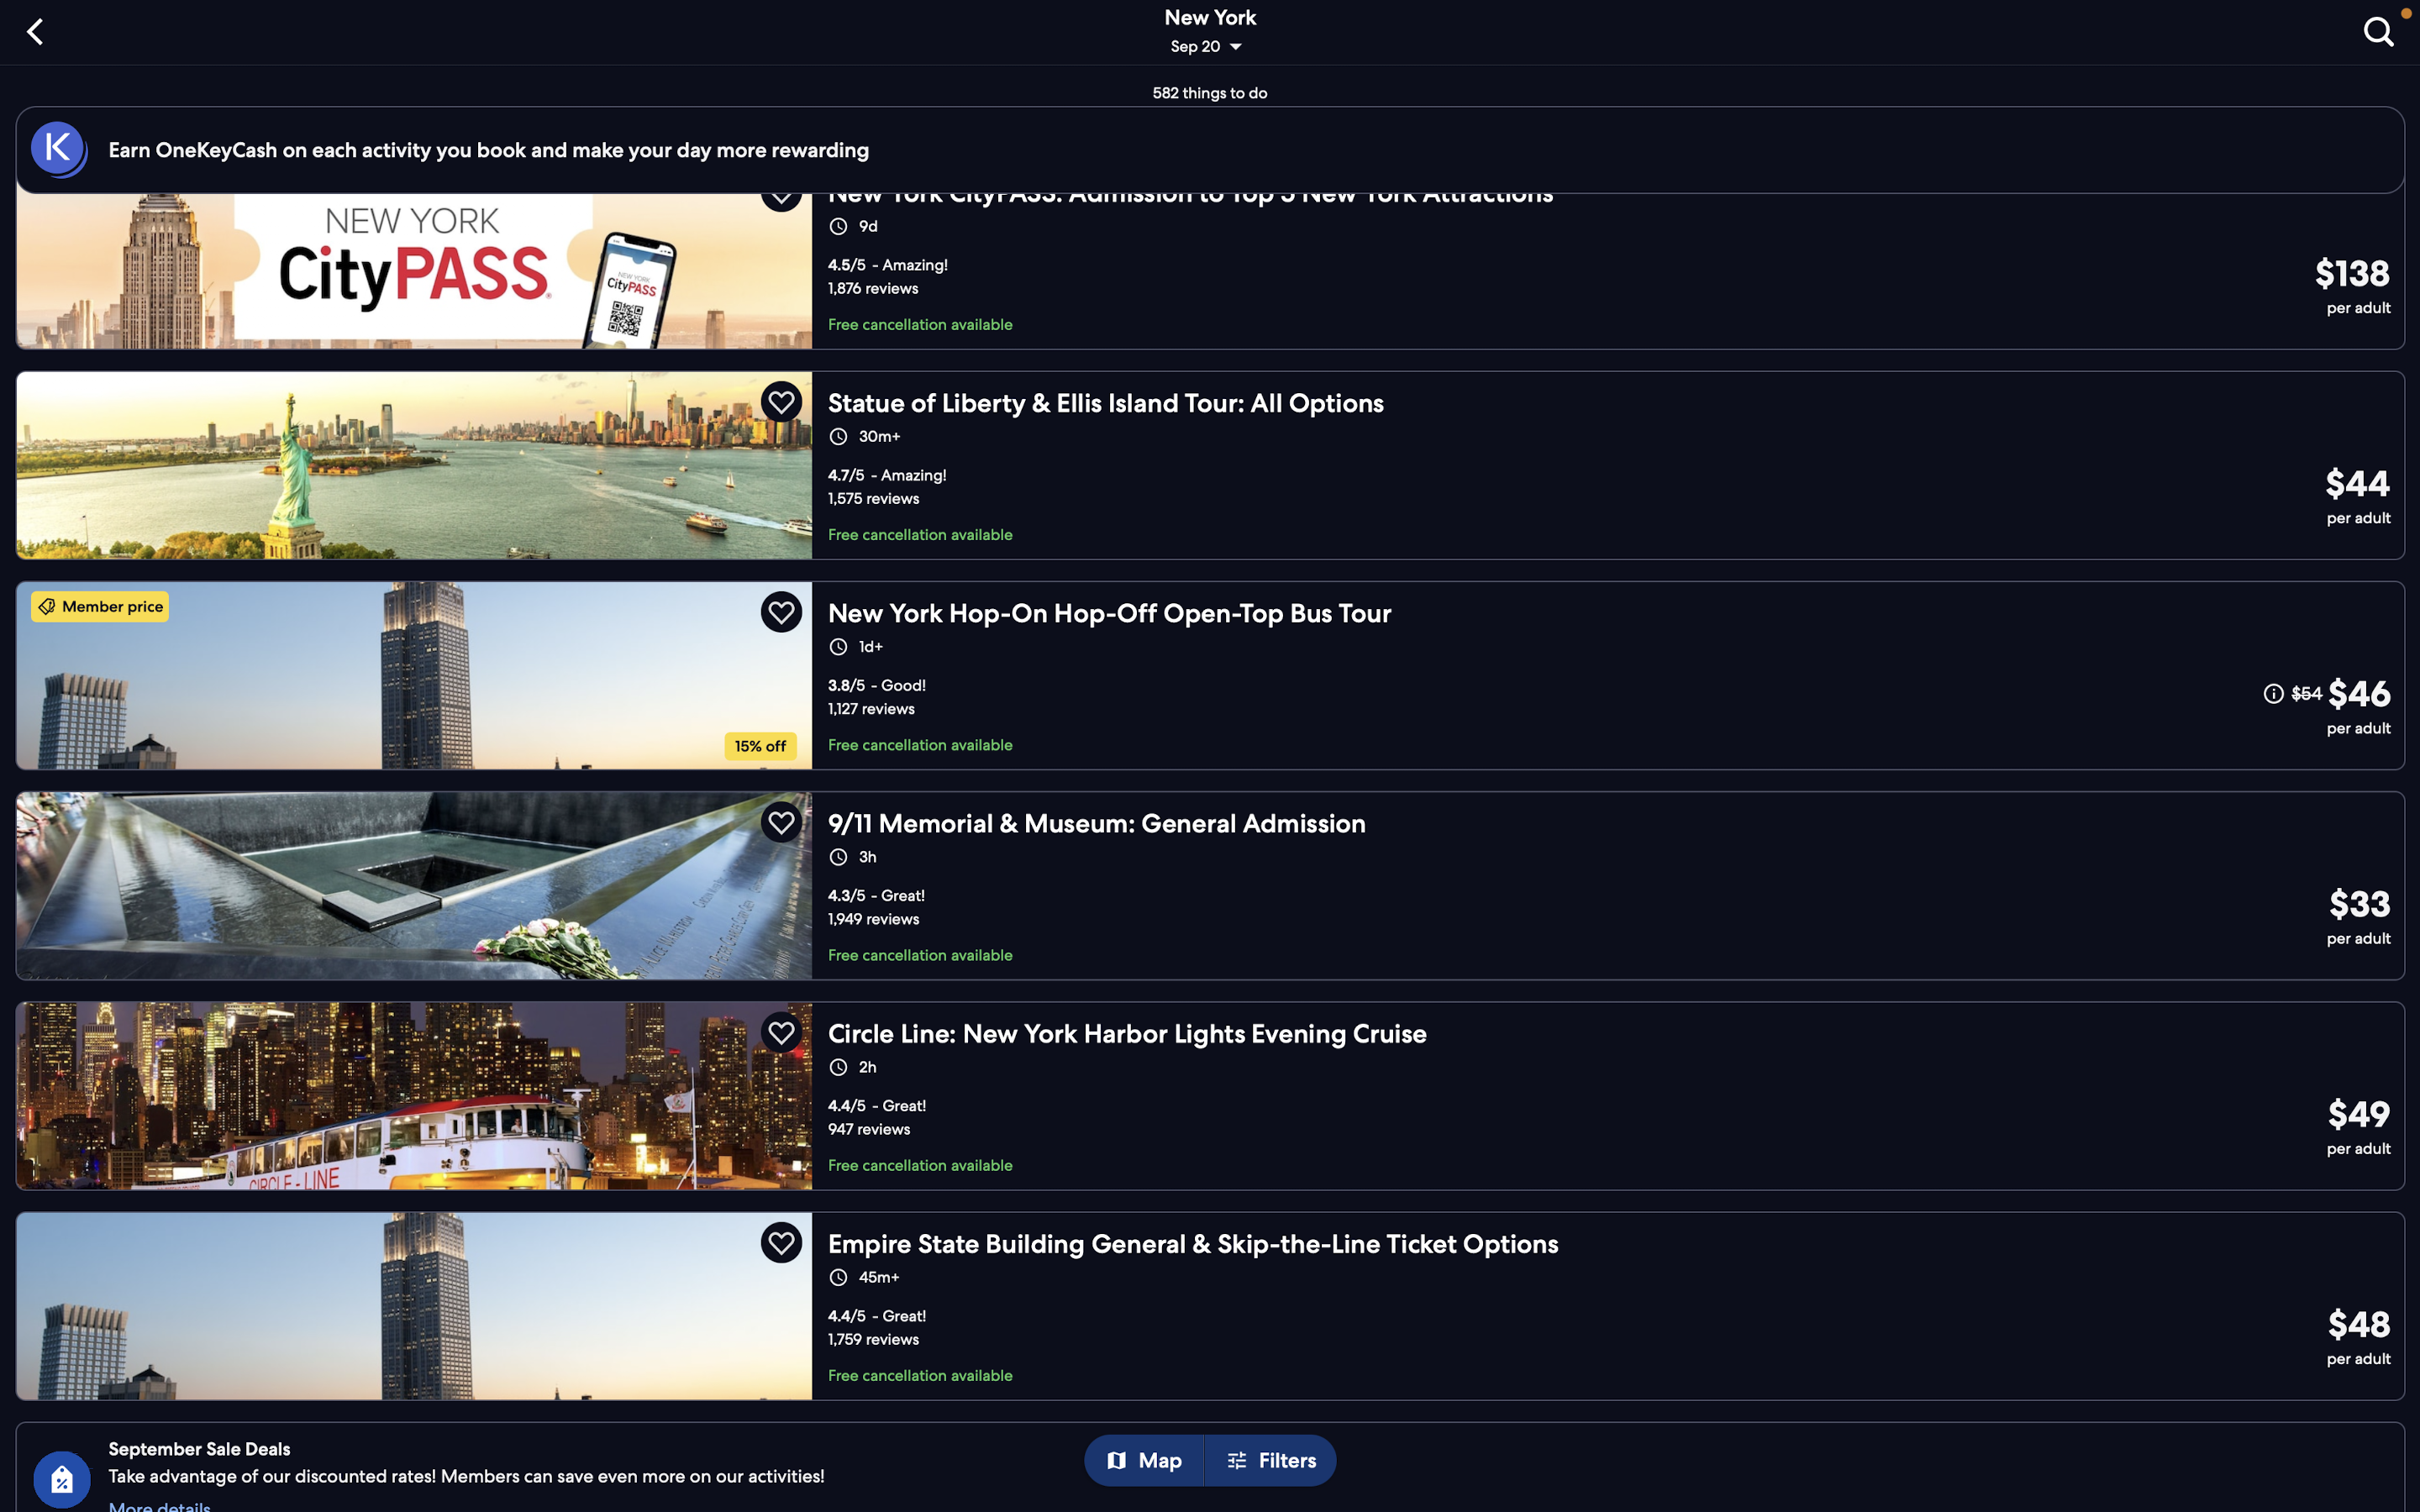 This screenshot has width=2420, height=1512. I want to click on the "memorial tour" option to learn more about it, so click(1210, 884).